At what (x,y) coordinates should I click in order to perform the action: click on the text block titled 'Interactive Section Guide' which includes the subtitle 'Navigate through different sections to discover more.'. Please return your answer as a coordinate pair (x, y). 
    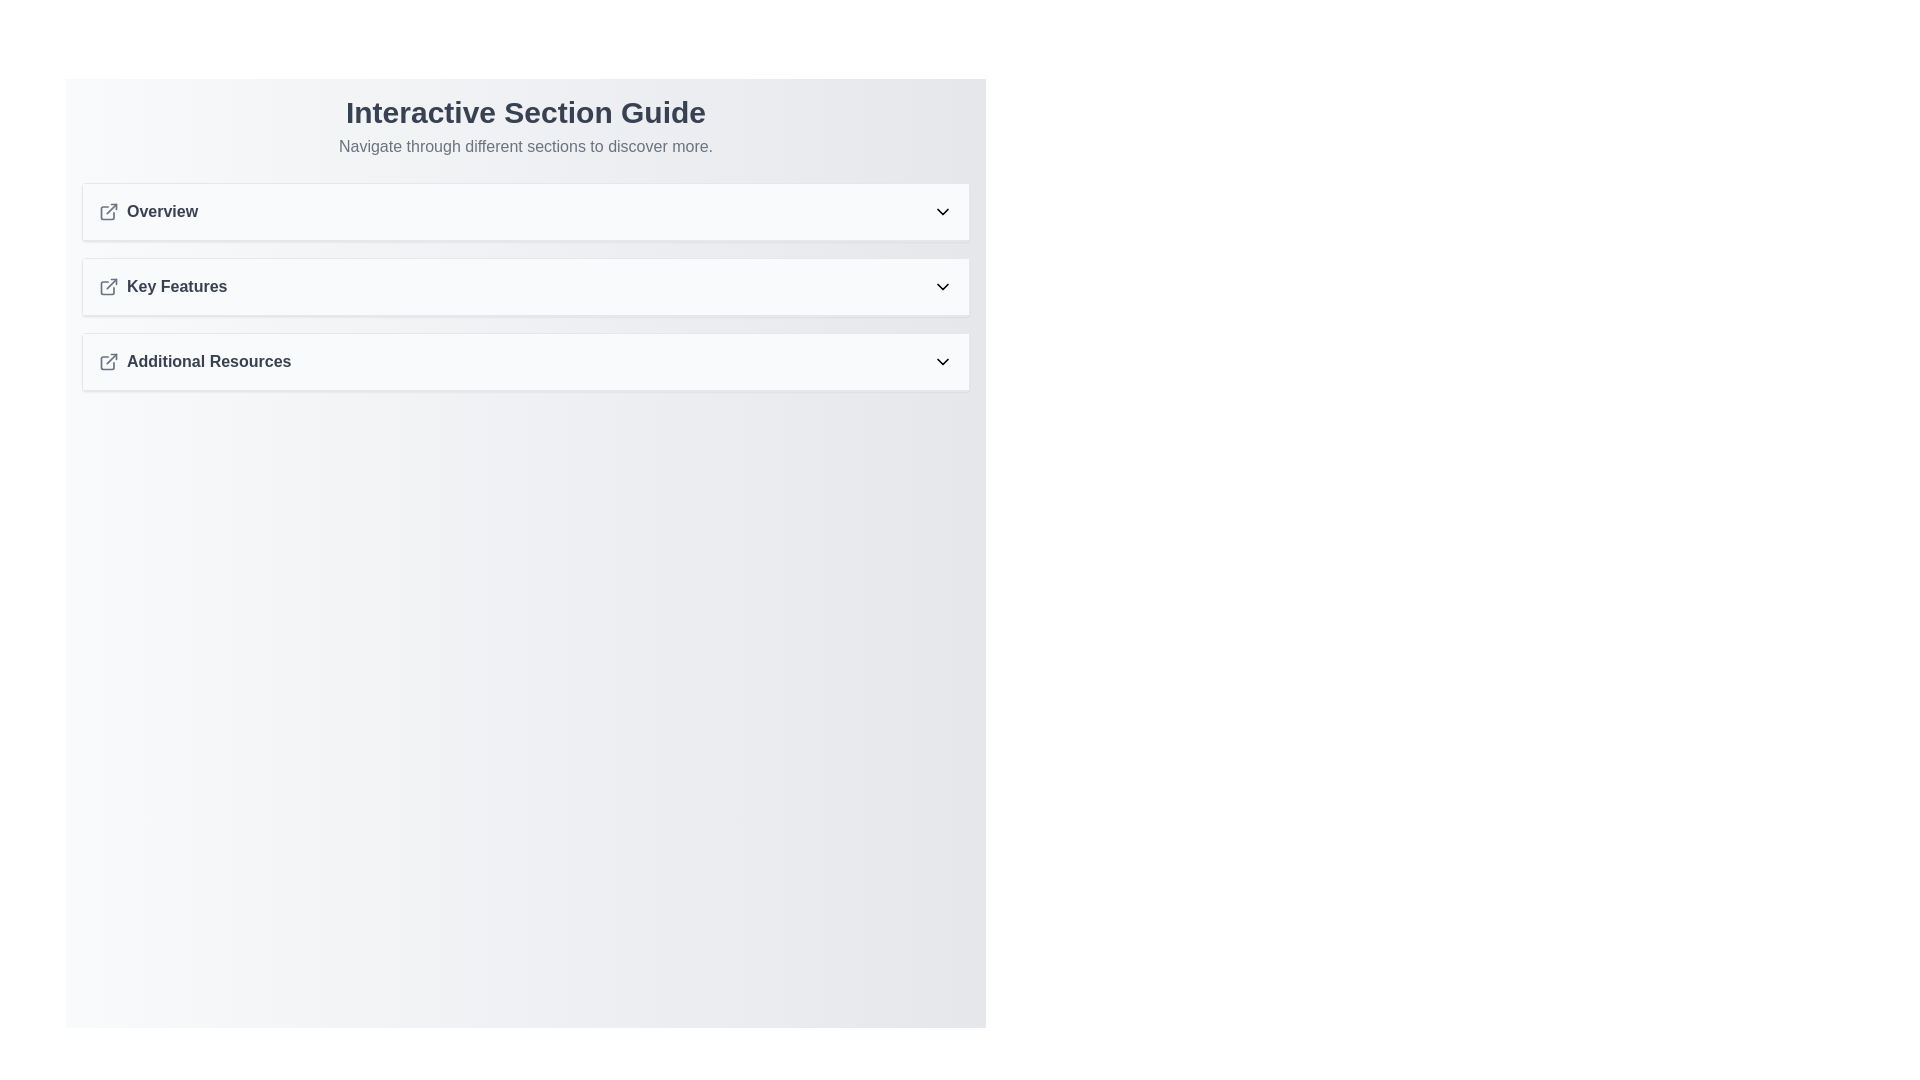
    Looking at the image, I should click on (526, 127).